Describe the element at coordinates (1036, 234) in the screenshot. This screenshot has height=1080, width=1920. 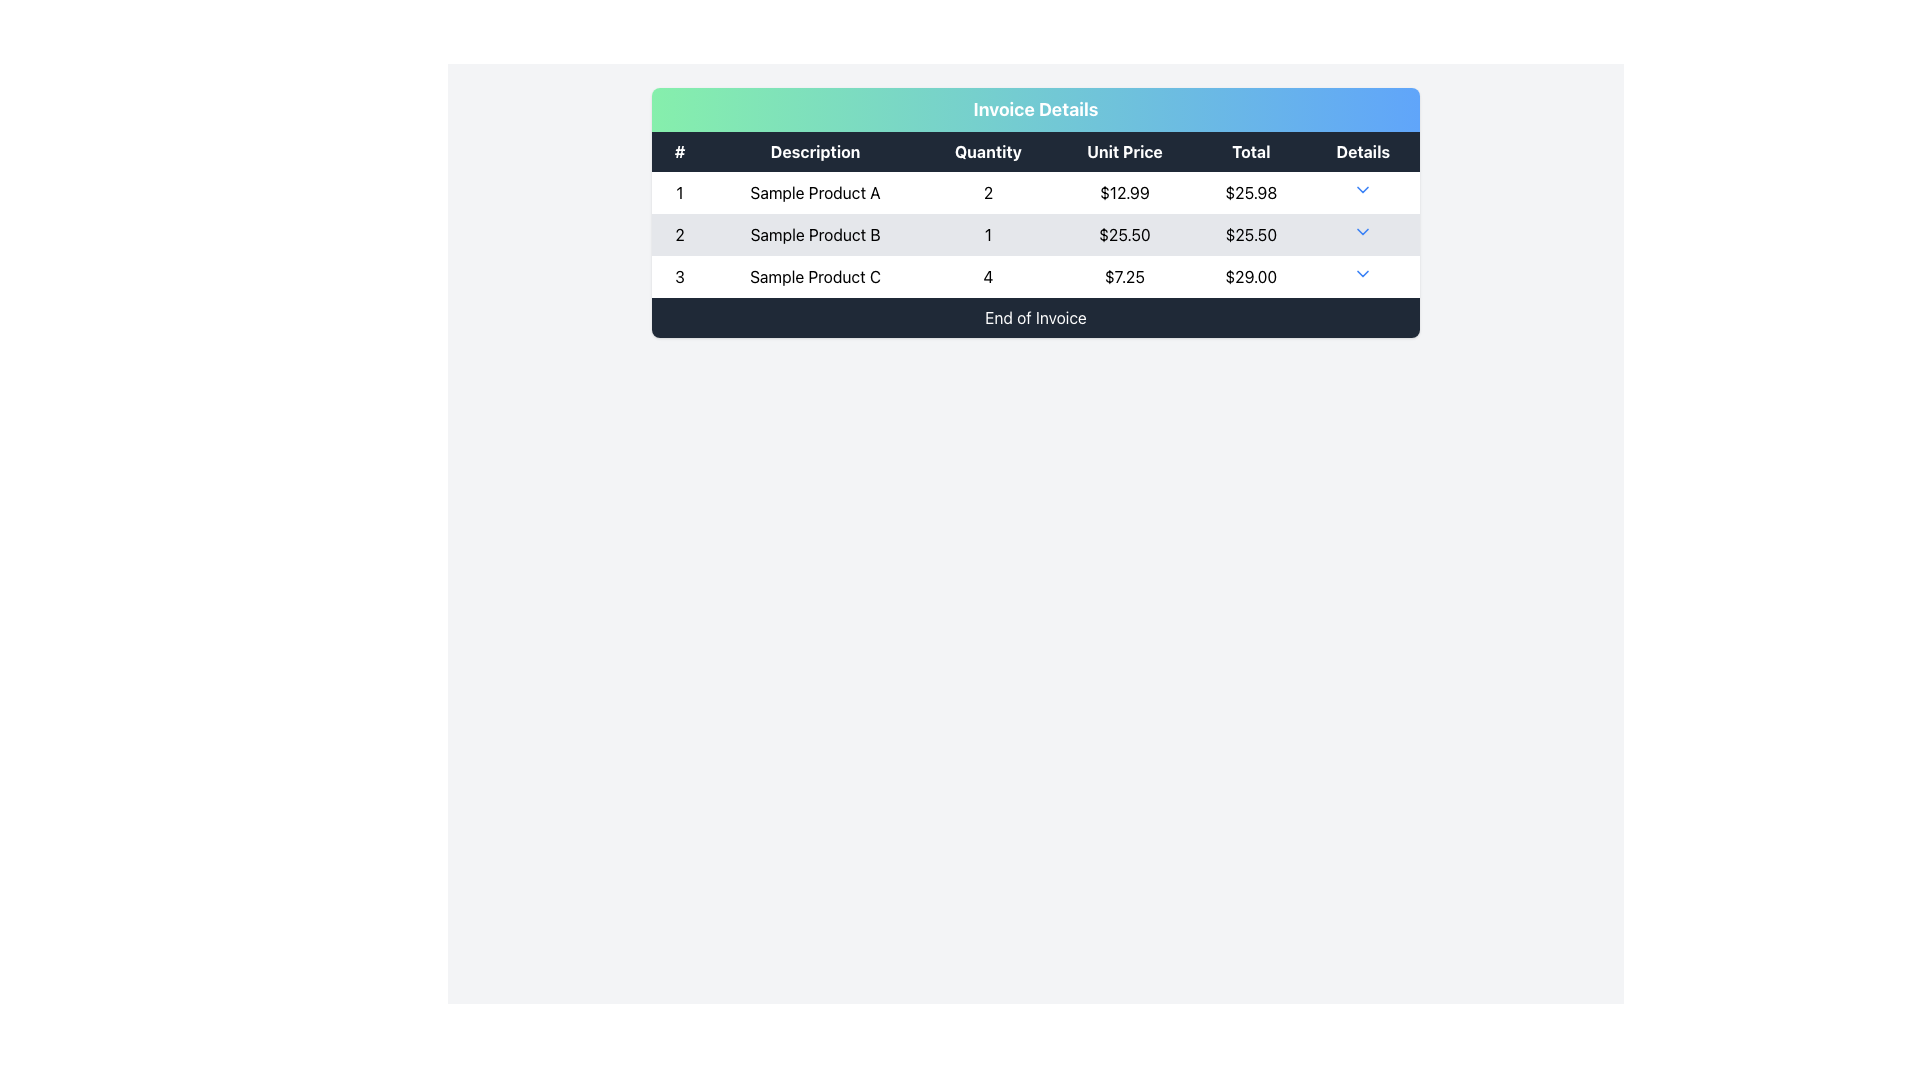
I see `the second row of the invoice table` at that location.